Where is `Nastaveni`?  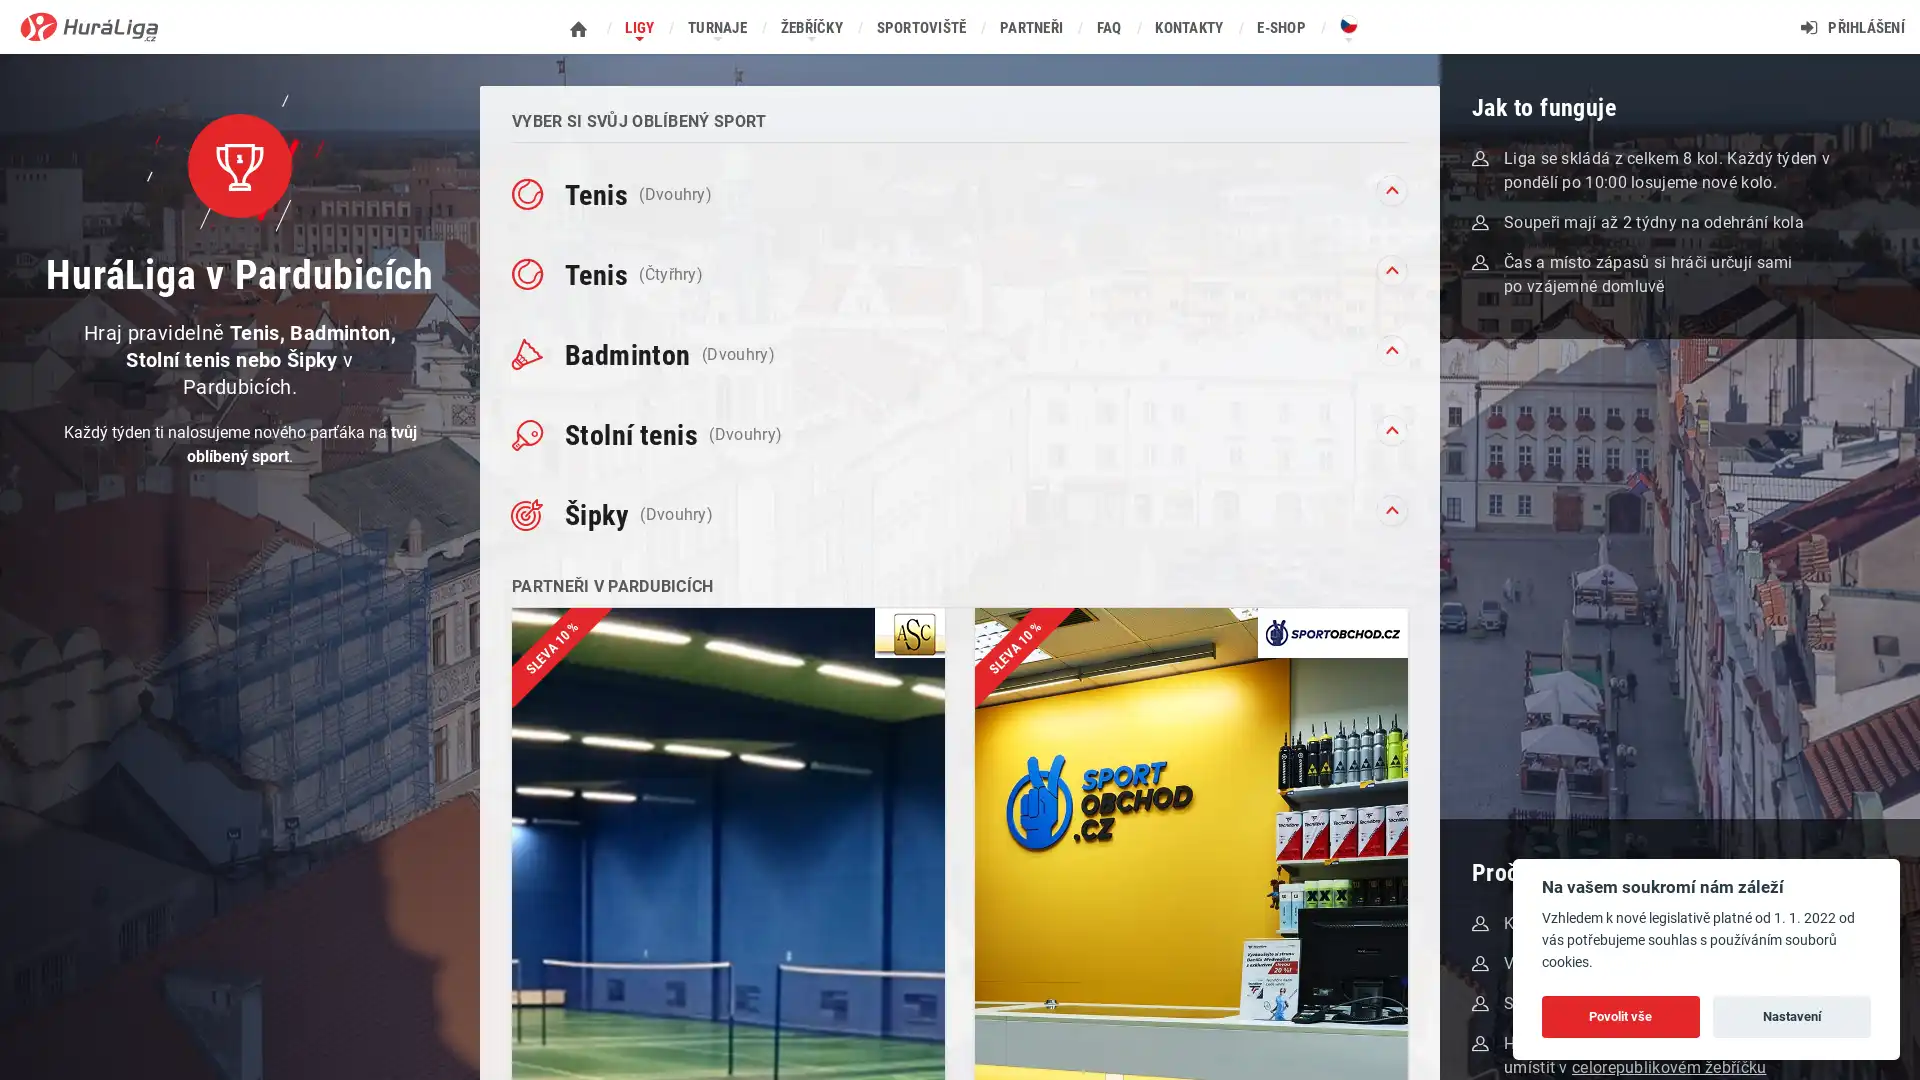
Nastaveni is located at coordinates (1791, 1015).